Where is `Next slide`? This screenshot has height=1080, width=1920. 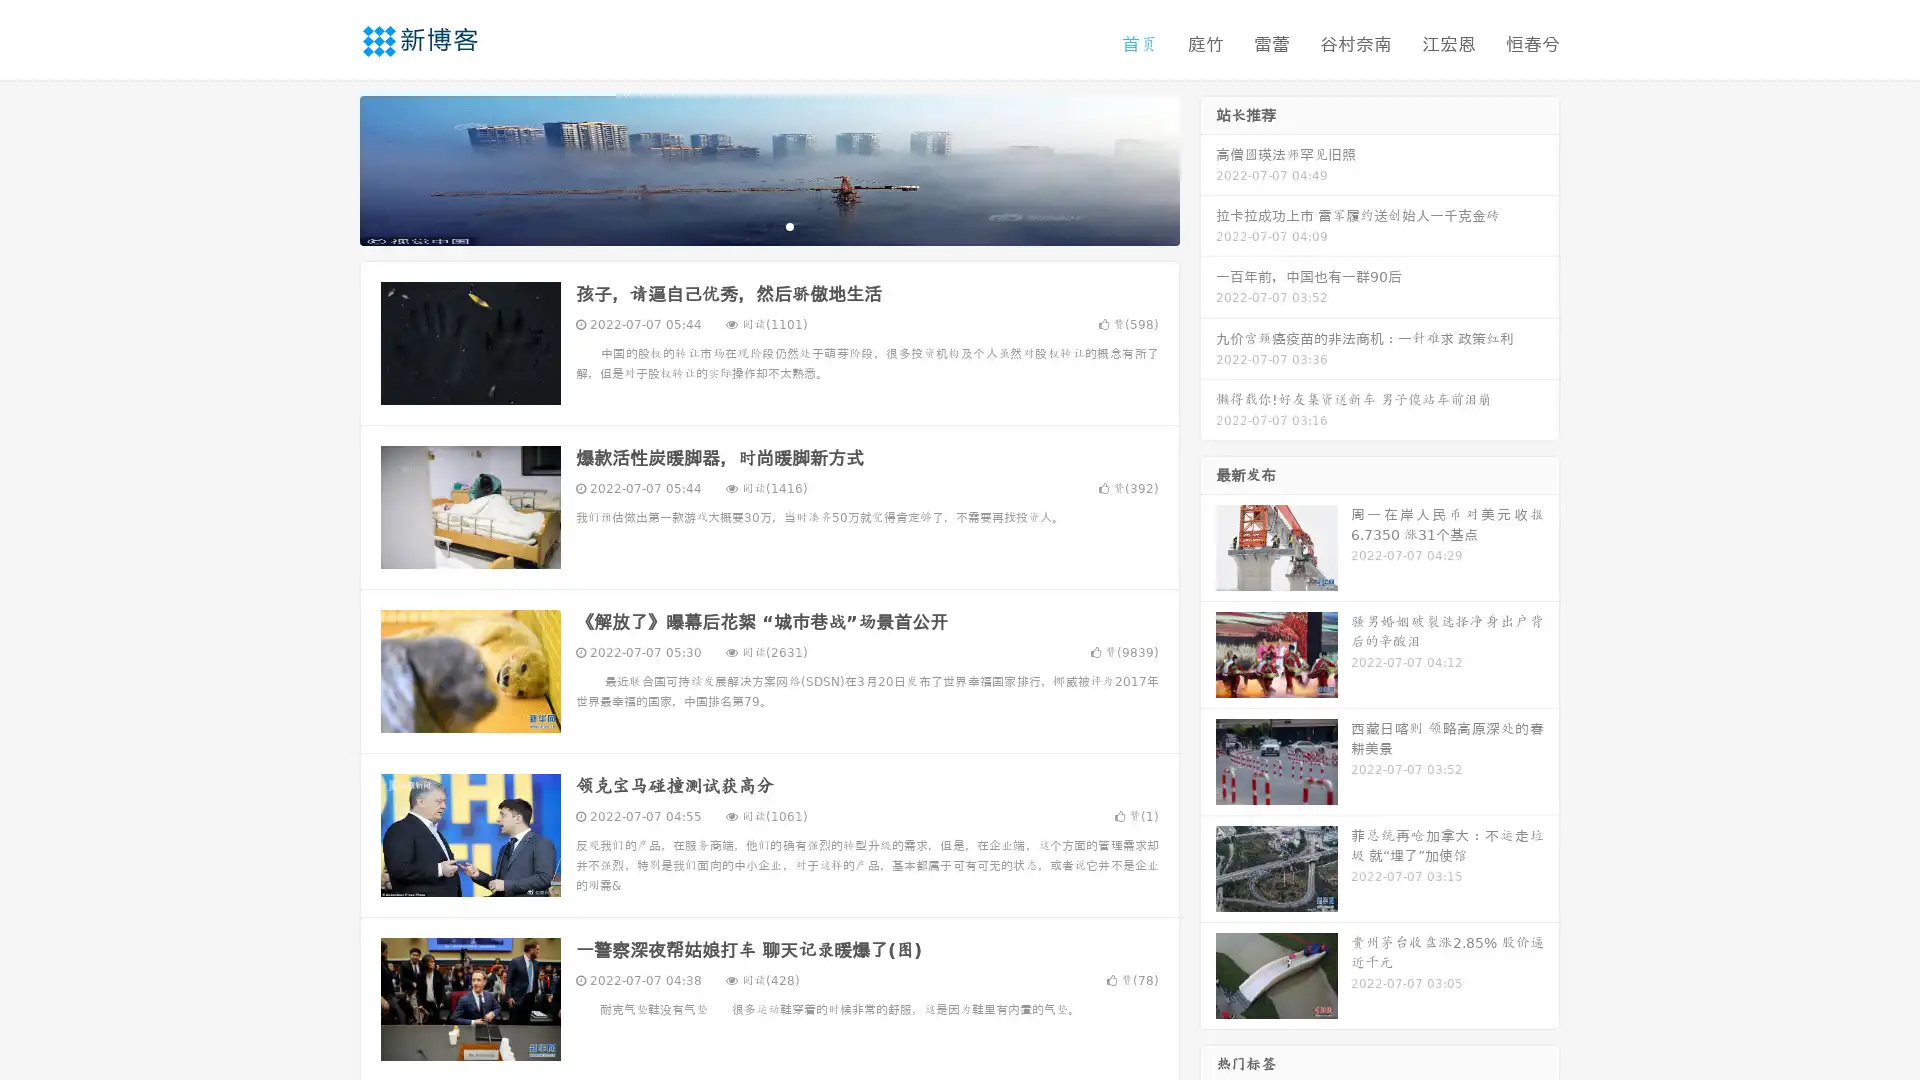
Next slide is located at coordinates (1208, 168).